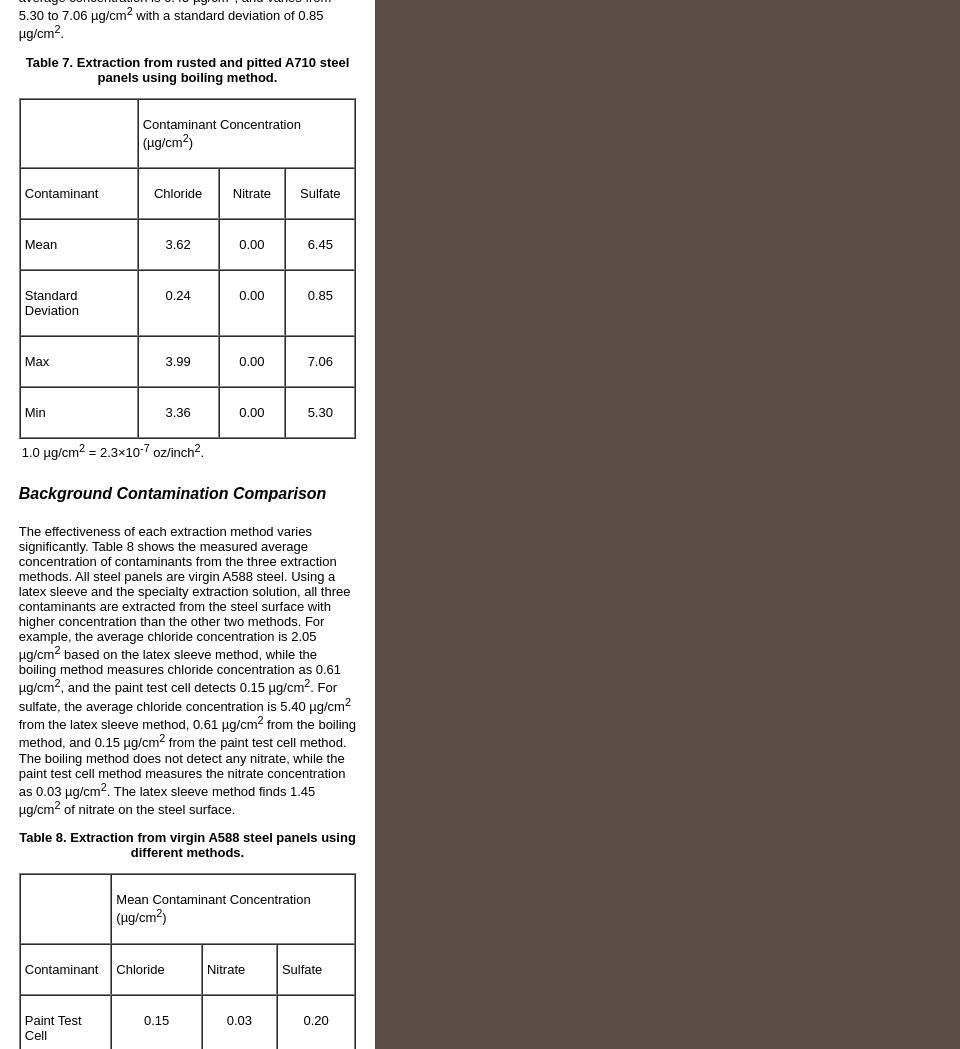  Describe the element at coordinates (182, 765) in the screenshot. I see `'from the paint test cell method. The boiling method does not detect any nitrate, while the paint test cell method measures the nitrate concentration as 0.03 µg/cm'` at that location.